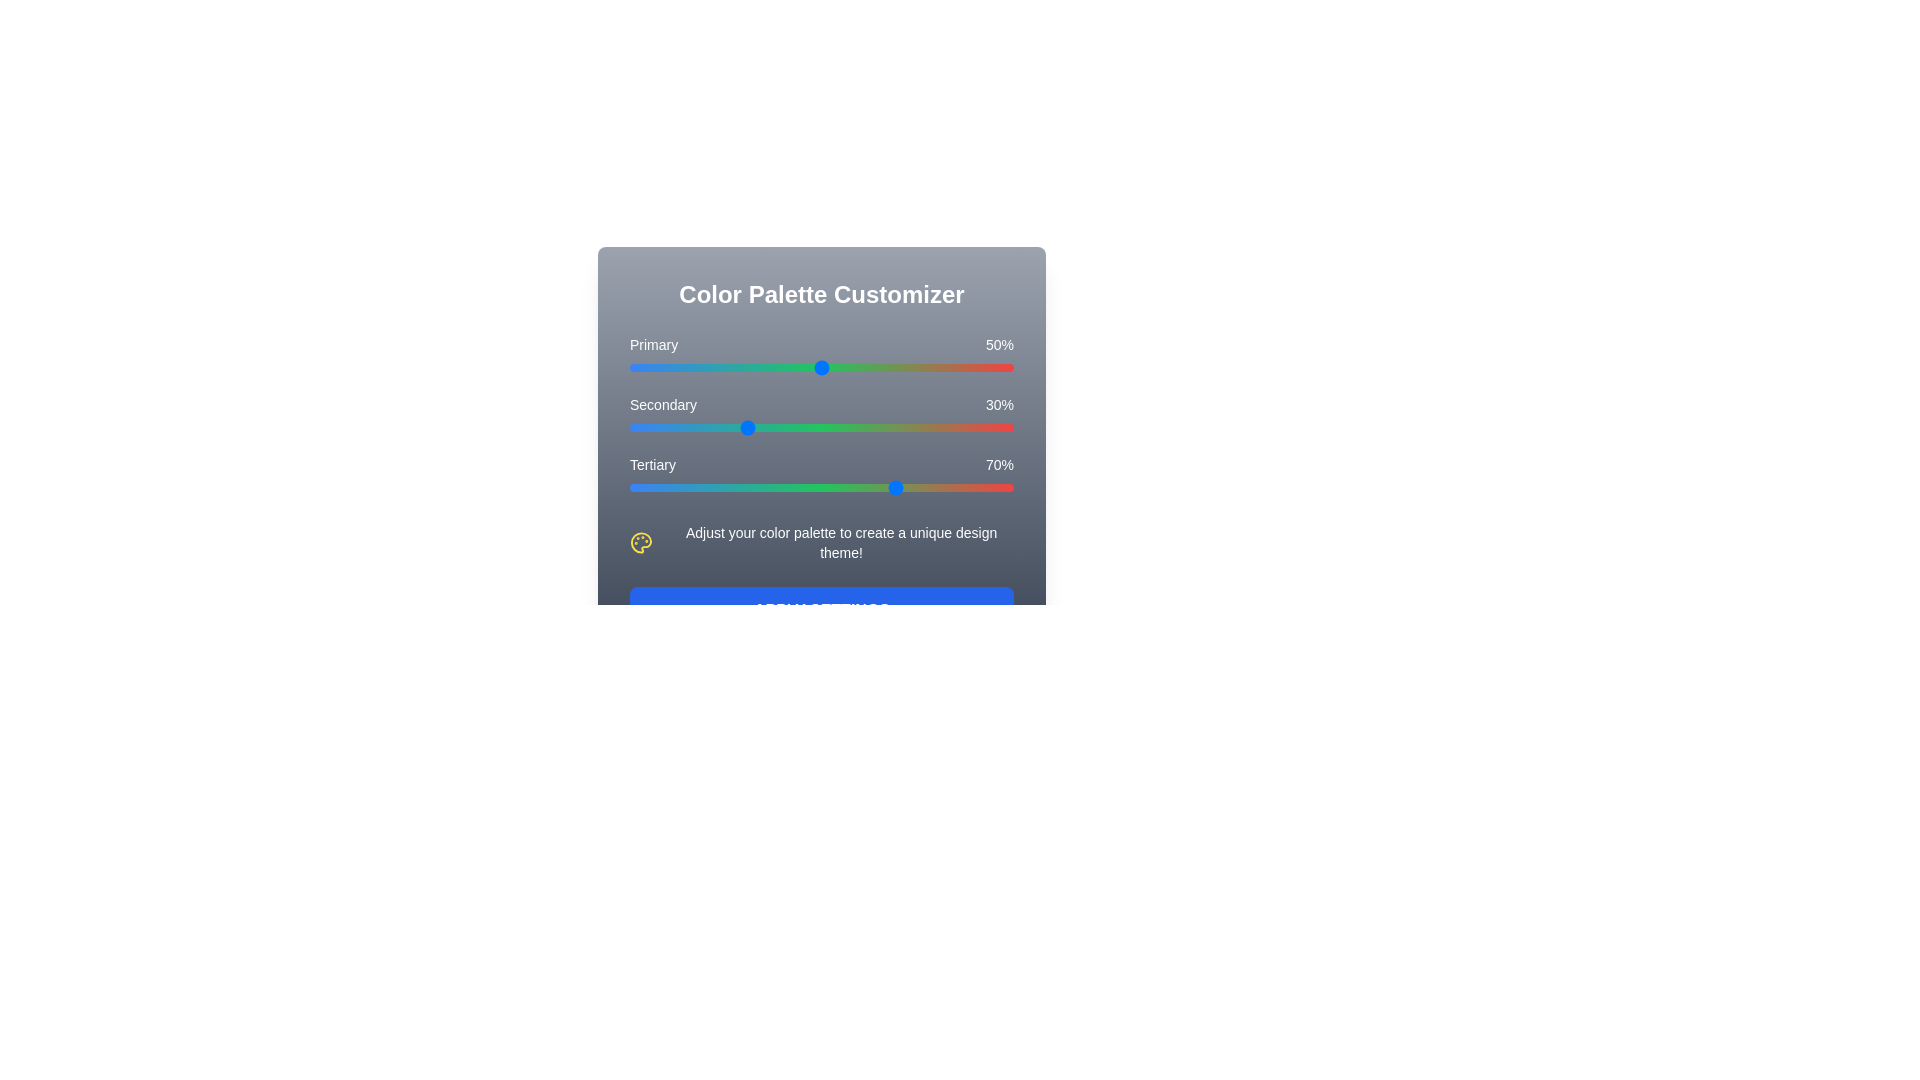  Describe the element at coordinates (999, 405) in the screenshot. I see `value '30%' displayed on the static text label located in the upper-right corner of the 'Secondary' slider, which features a gradient background` at that location.